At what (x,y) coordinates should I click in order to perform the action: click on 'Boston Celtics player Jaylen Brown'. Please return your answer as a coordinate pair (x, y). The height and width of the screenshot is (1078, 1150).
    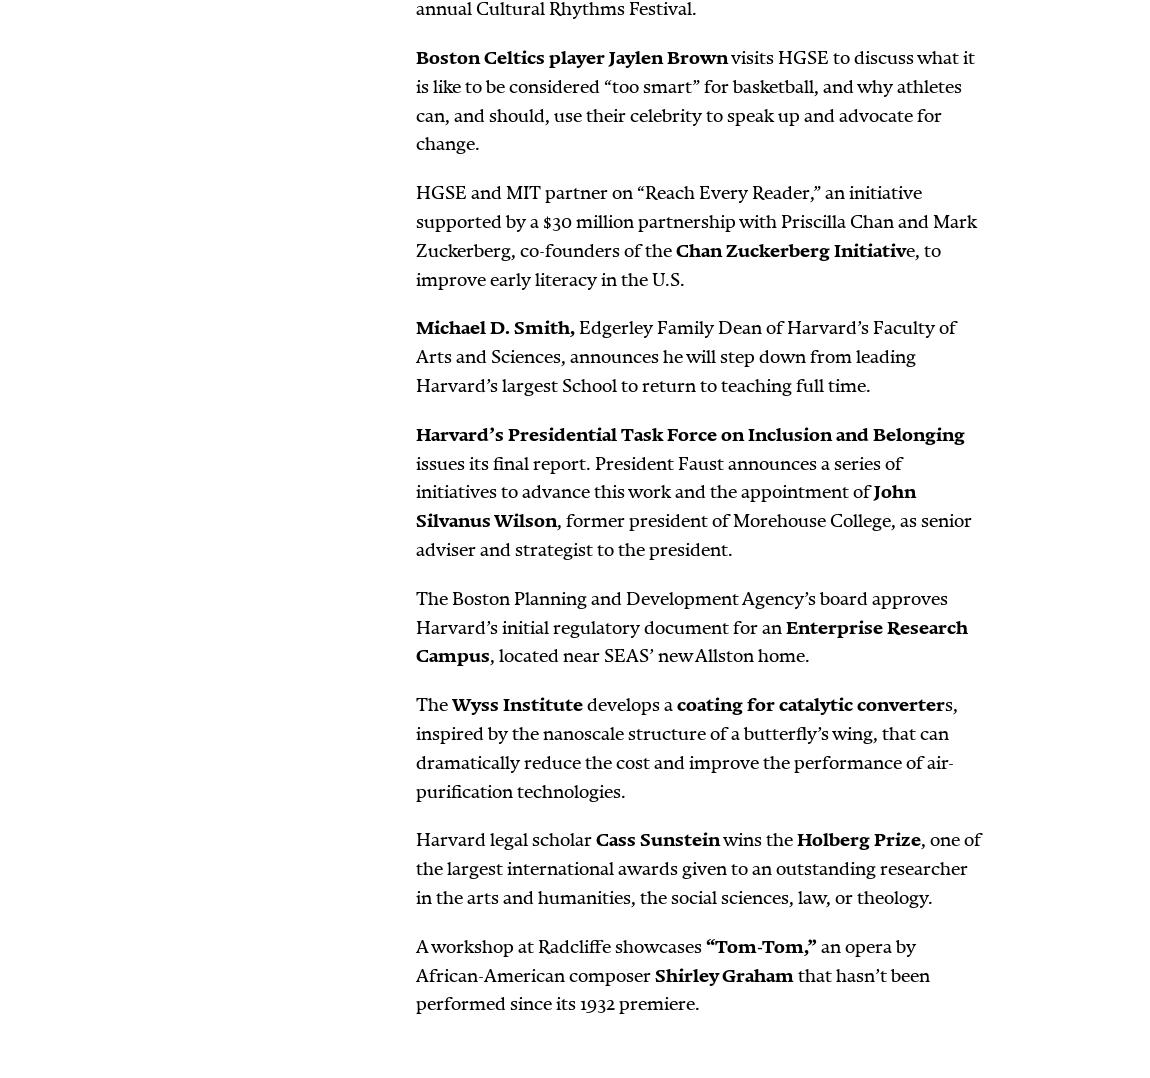
    Looking at the image, I should click on (572, 57).